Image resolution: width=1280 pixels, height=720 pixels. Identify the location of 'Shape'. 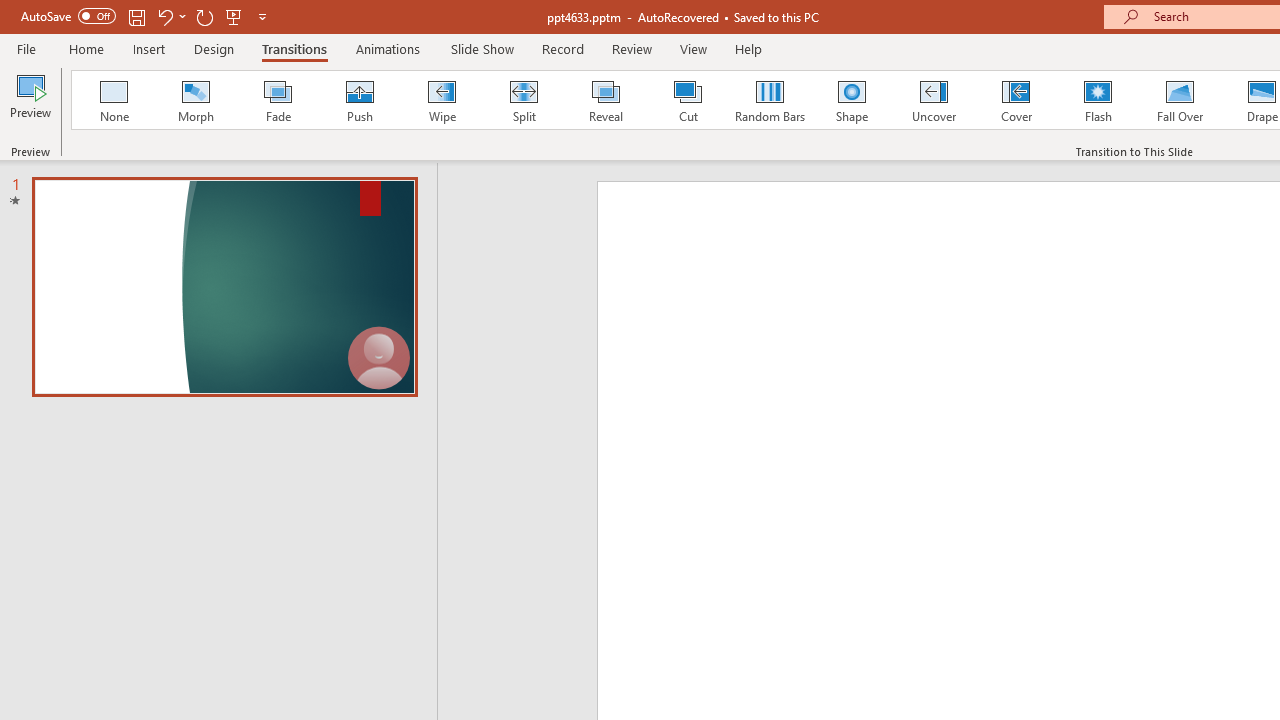
(852, 100).